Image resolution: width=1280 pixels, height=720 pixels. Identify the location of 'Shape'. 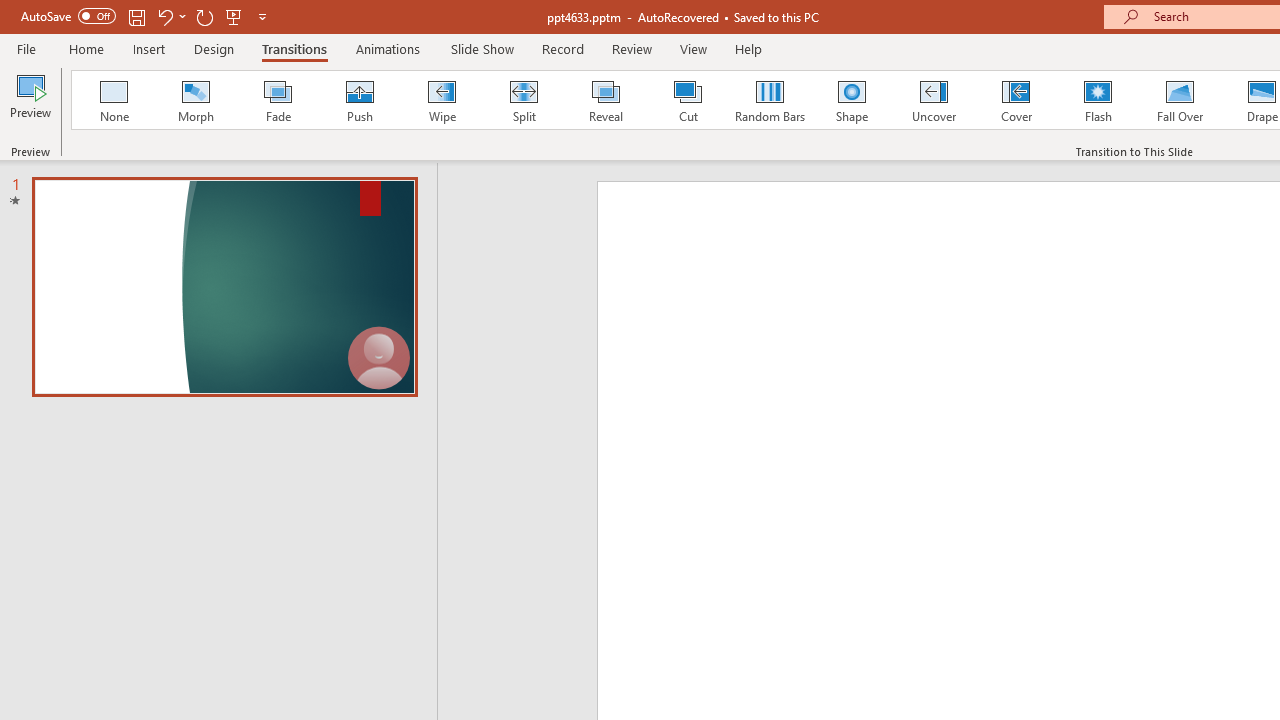
(852, 100).